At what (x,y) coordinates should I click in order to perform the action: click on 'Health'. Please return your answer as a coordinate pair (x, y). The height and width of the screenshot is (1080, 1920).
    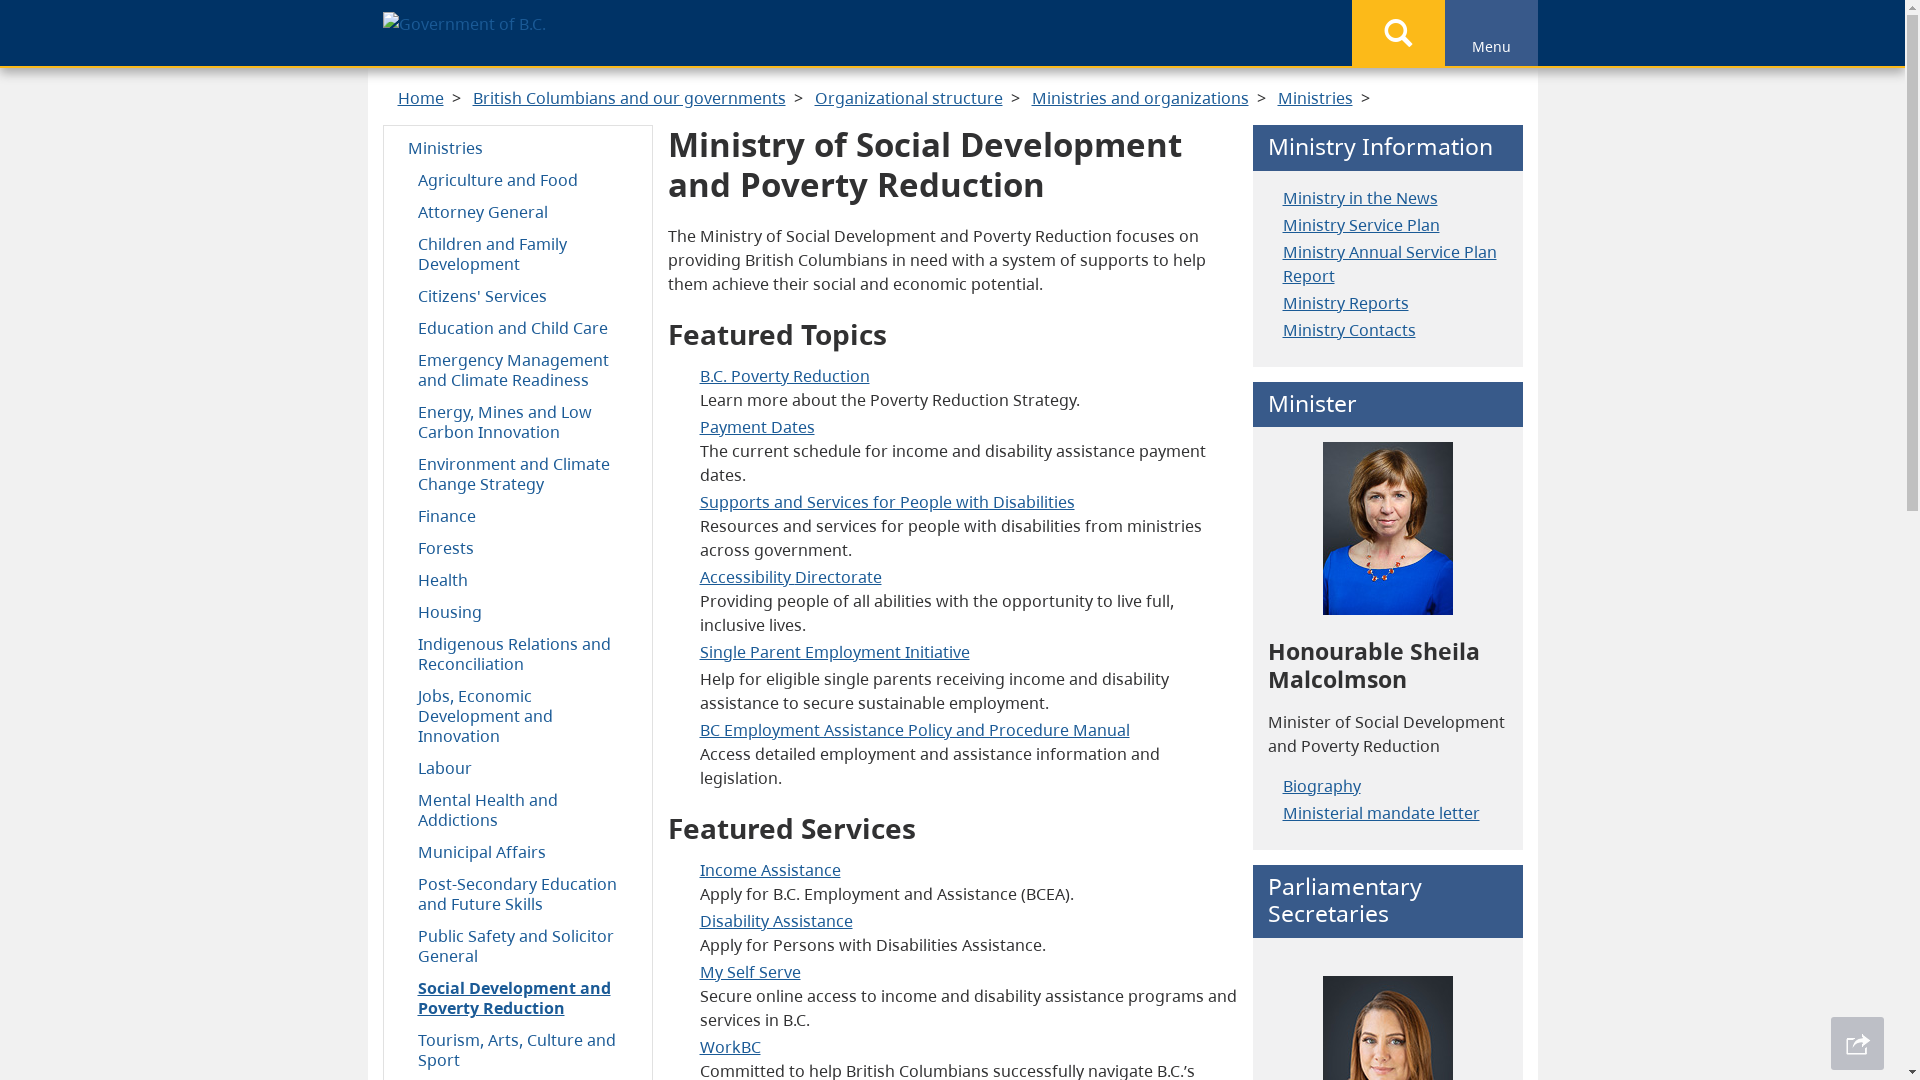
    Looking at the image, I should click on (518, 578).